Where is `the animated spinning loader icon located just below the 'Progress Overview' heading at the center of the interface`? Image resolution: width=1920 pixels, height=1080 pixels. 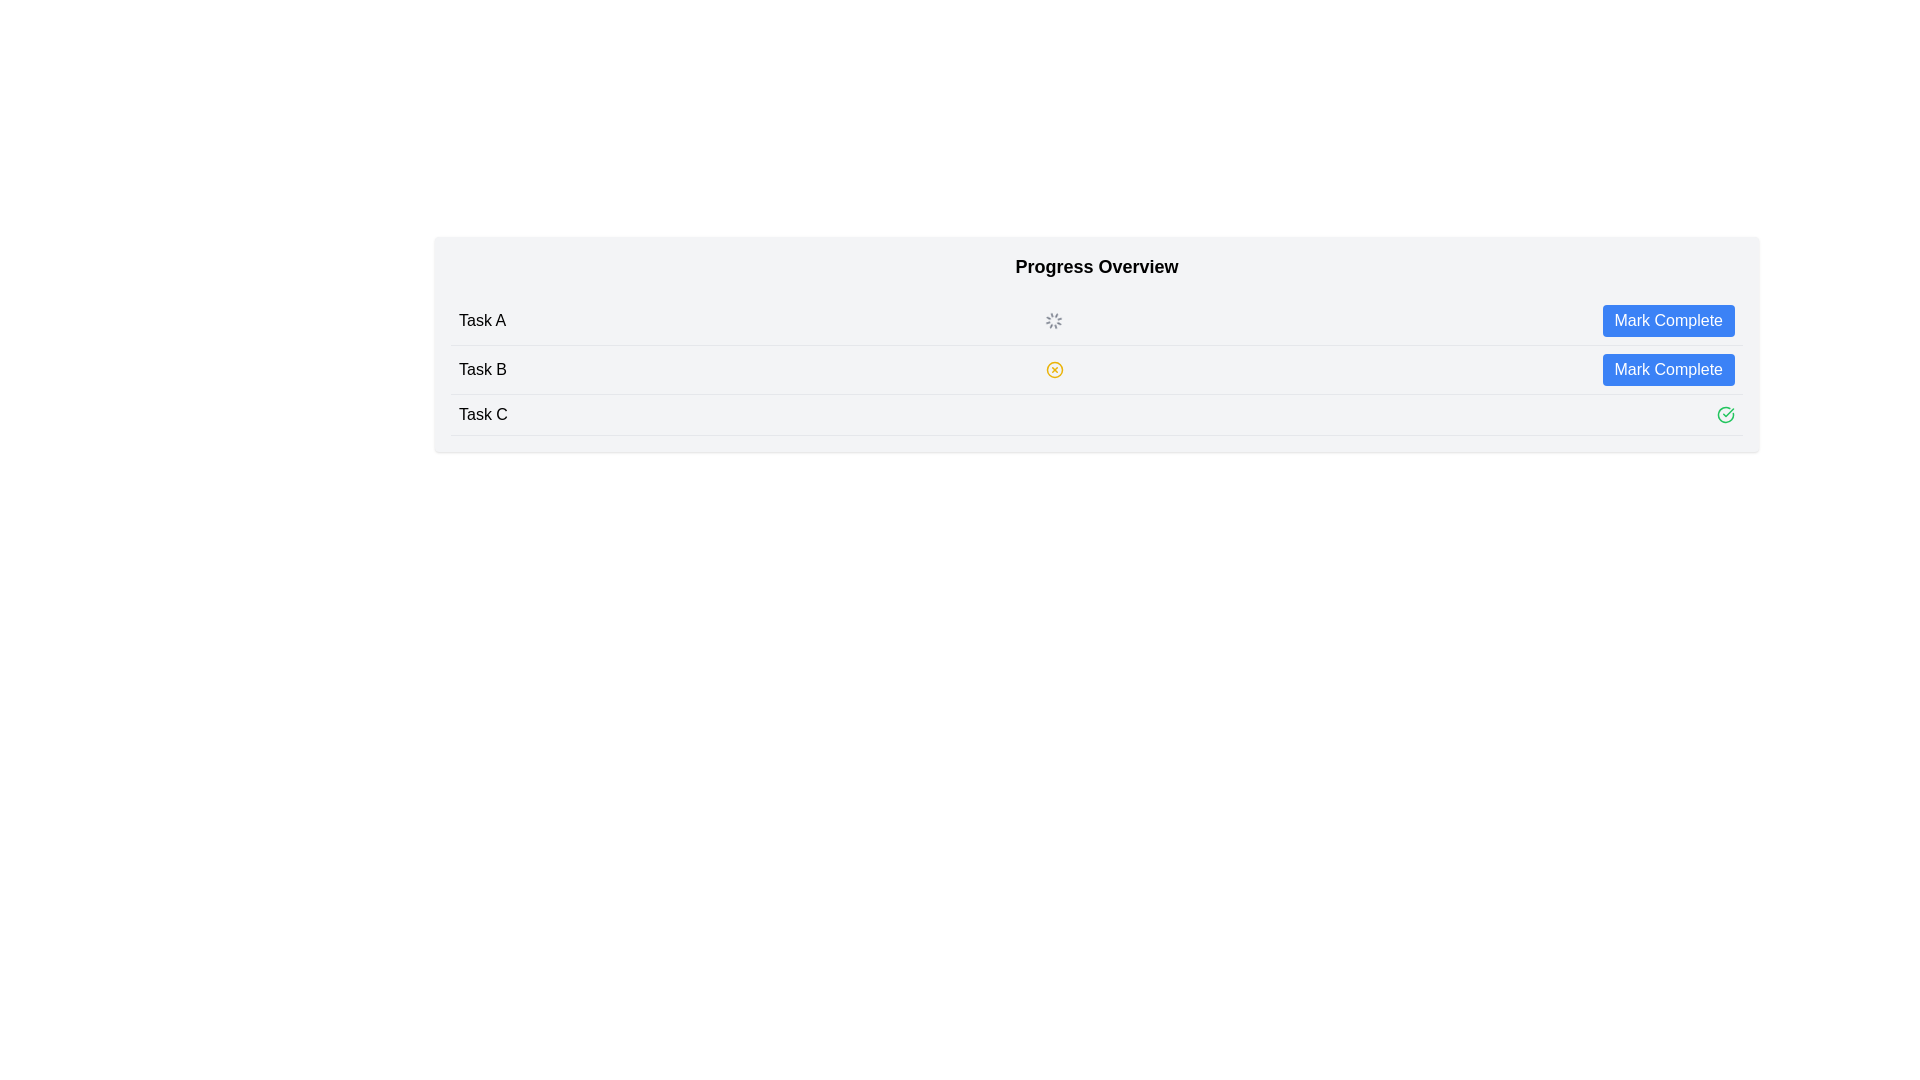 the animated spinning loader icon located just below the 'Progress Overview' heading at the center of the interface is located at coordinates (1053, 319).